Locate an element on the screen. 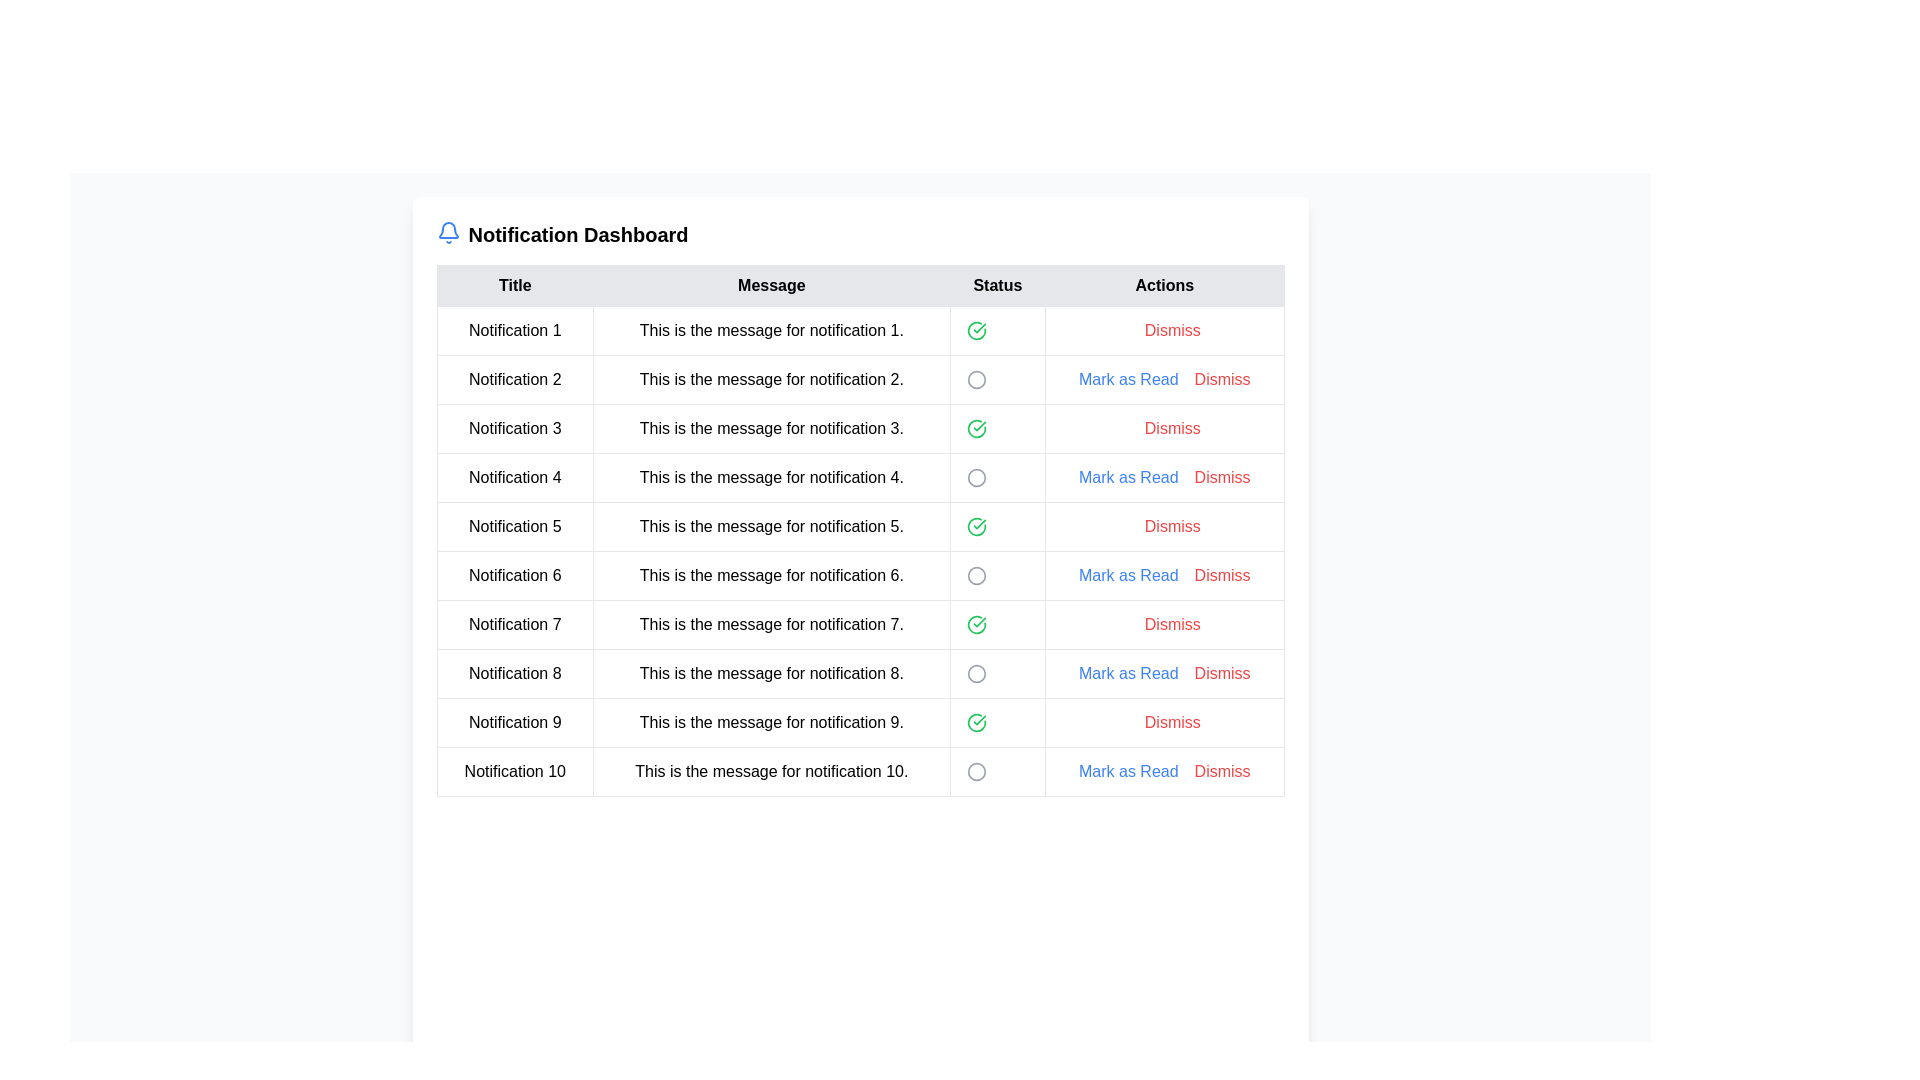 The image size is (1920, 1080). the dismiss button for Notification 7, which is located in the 'Actions' column and is visually positioned to the far right of the row, adjacent to the 'Mark as Read' action is located at coordinates (1164, 623).